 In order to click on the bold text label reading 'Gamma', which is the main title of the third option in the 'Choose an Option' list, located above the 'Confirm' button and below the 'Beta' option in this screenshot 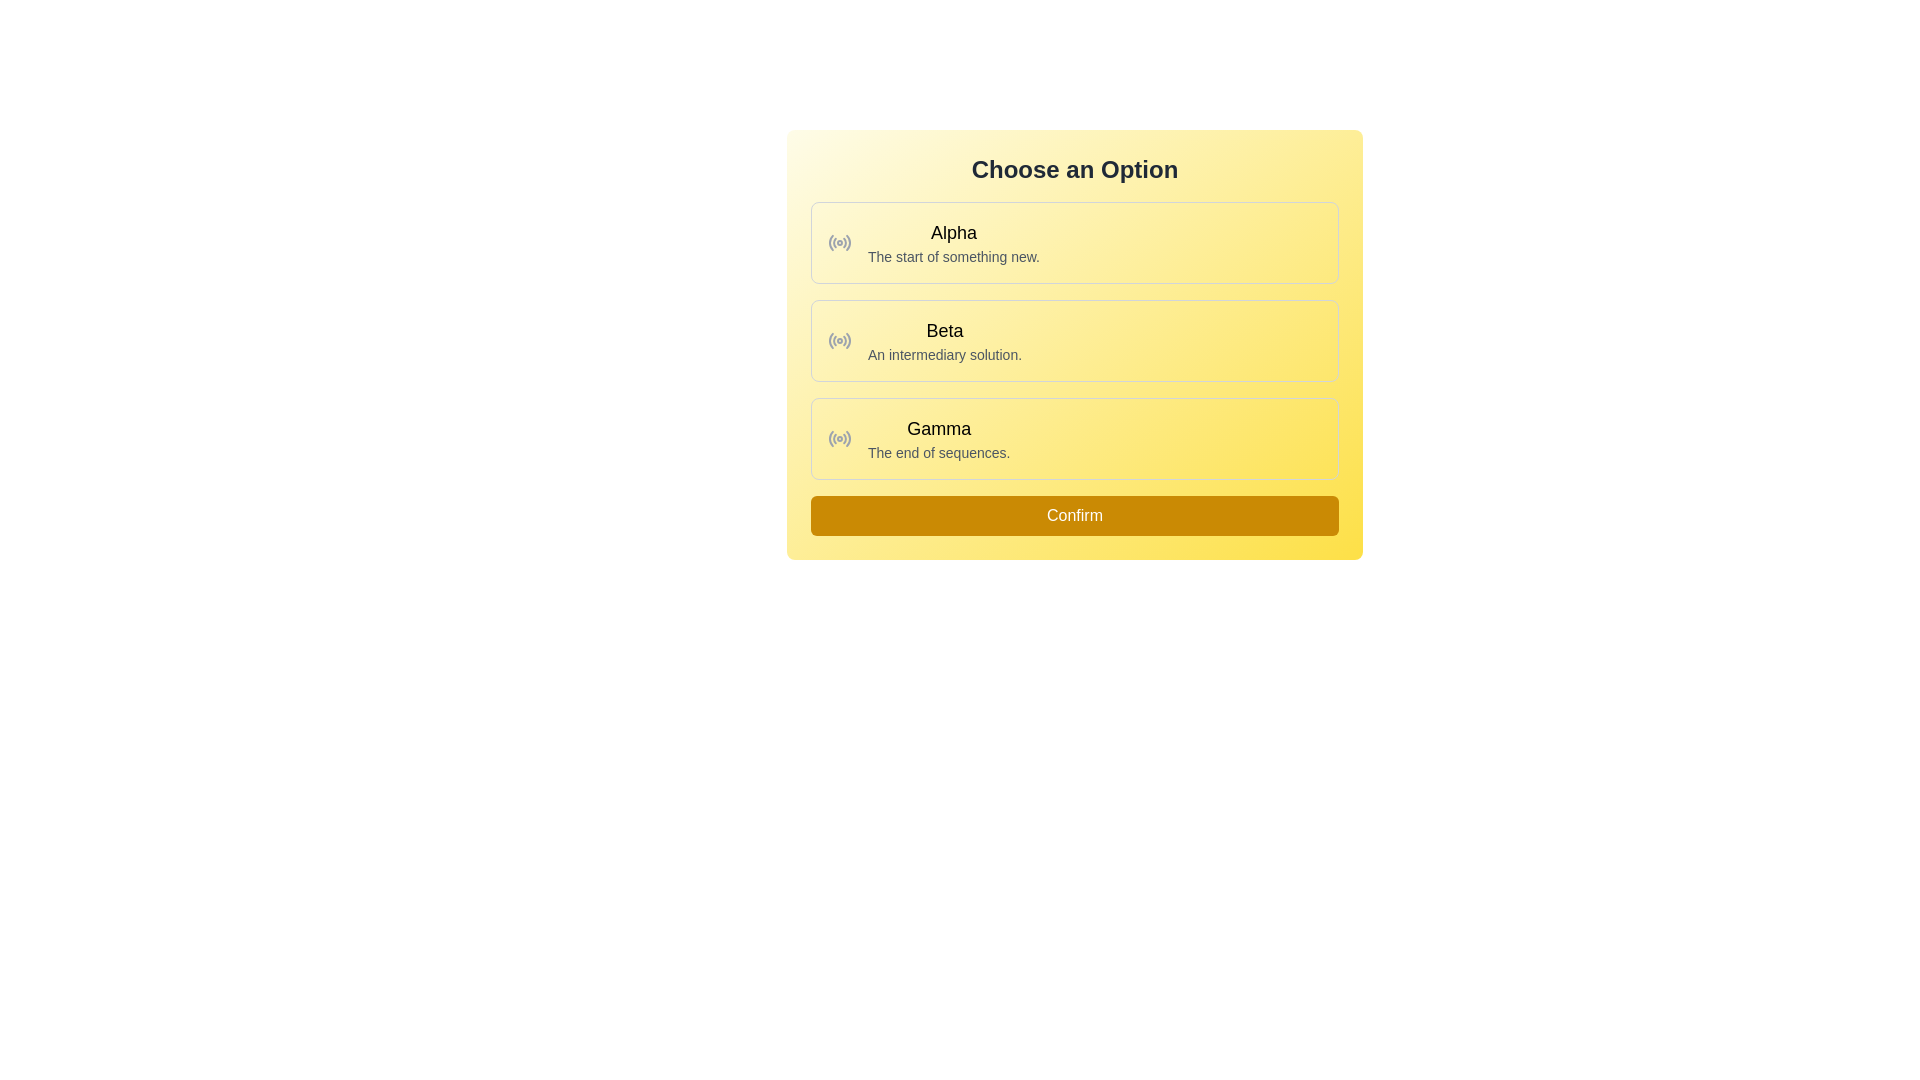, I will do `click(938, 427)`.